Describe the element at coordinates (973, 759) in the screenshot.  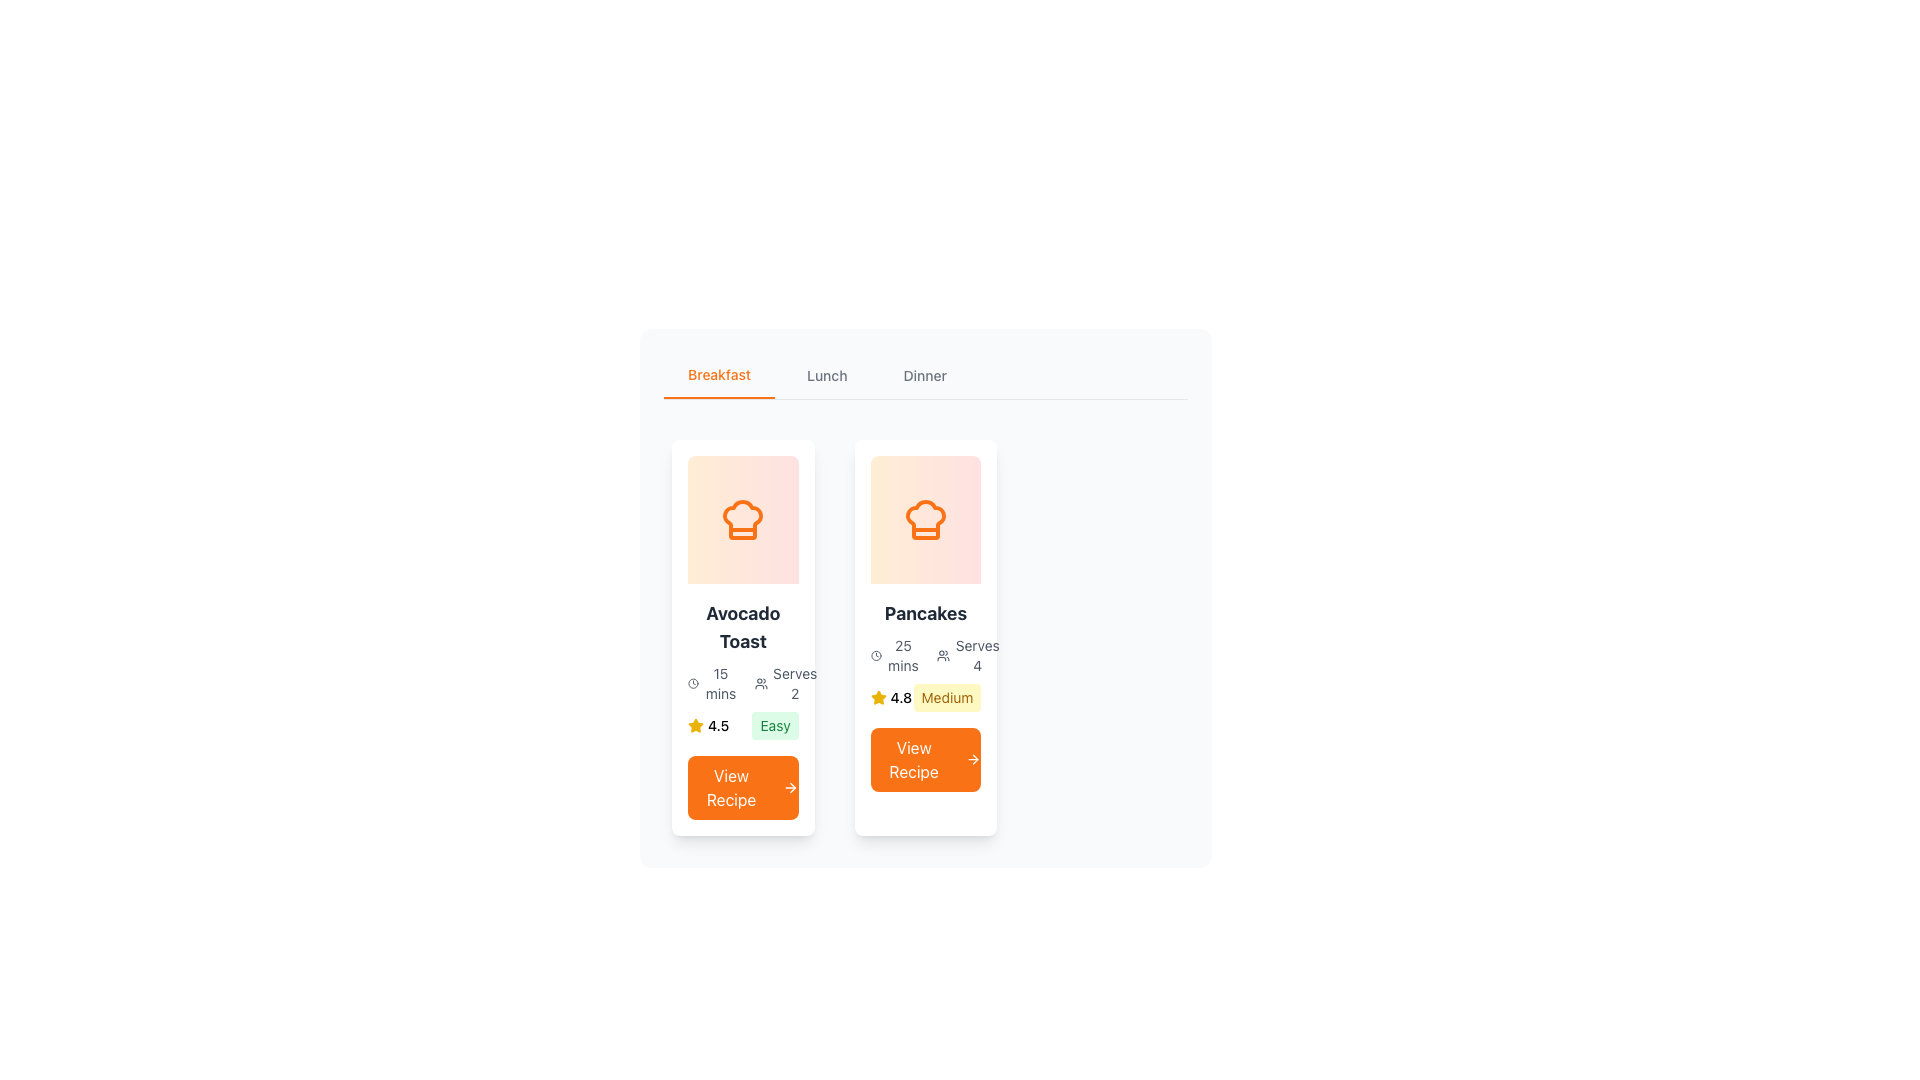
I see `the forward arrow icon located at the rightmost side of the 'View Recipe' button below the 'Pancakes' recipe card to initiate navigation` at that location.